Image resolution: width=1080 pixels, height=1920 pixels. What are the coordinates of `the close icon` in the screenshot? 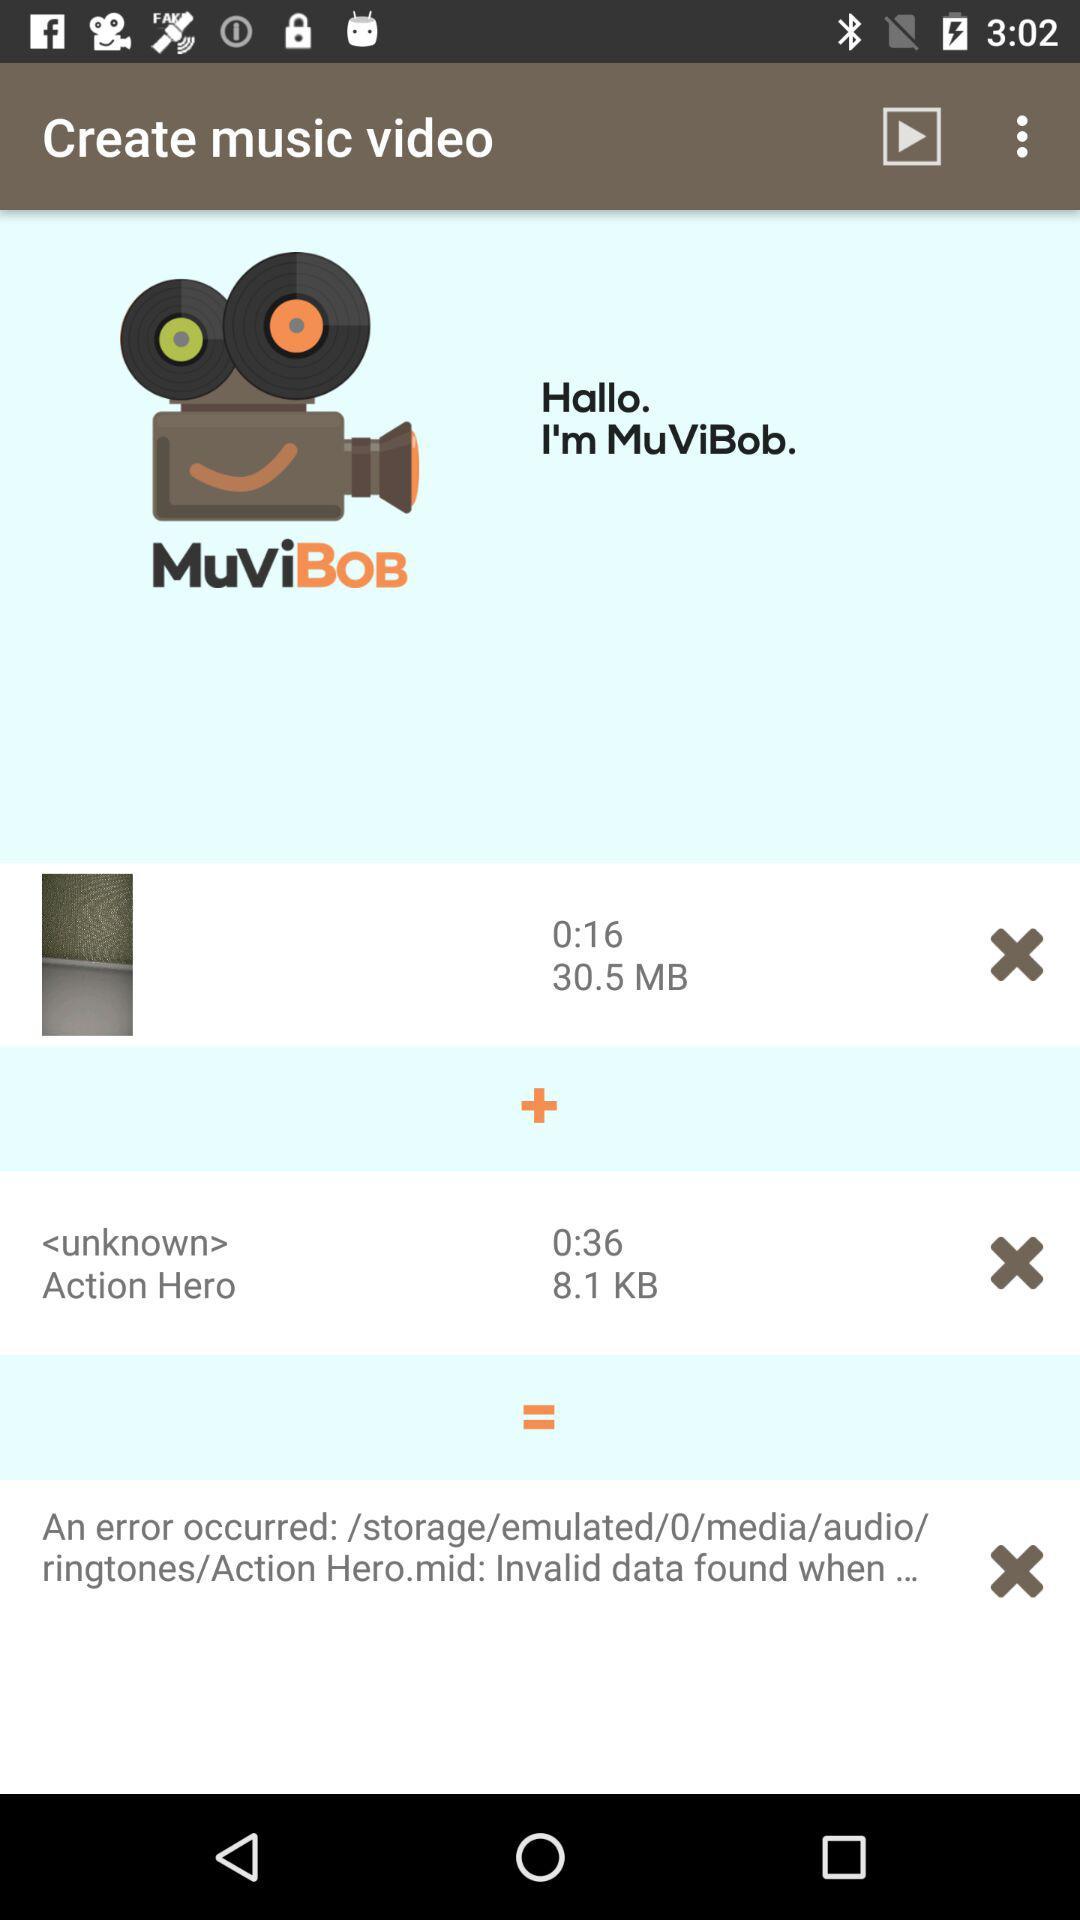 It's located at (1017, 1570).